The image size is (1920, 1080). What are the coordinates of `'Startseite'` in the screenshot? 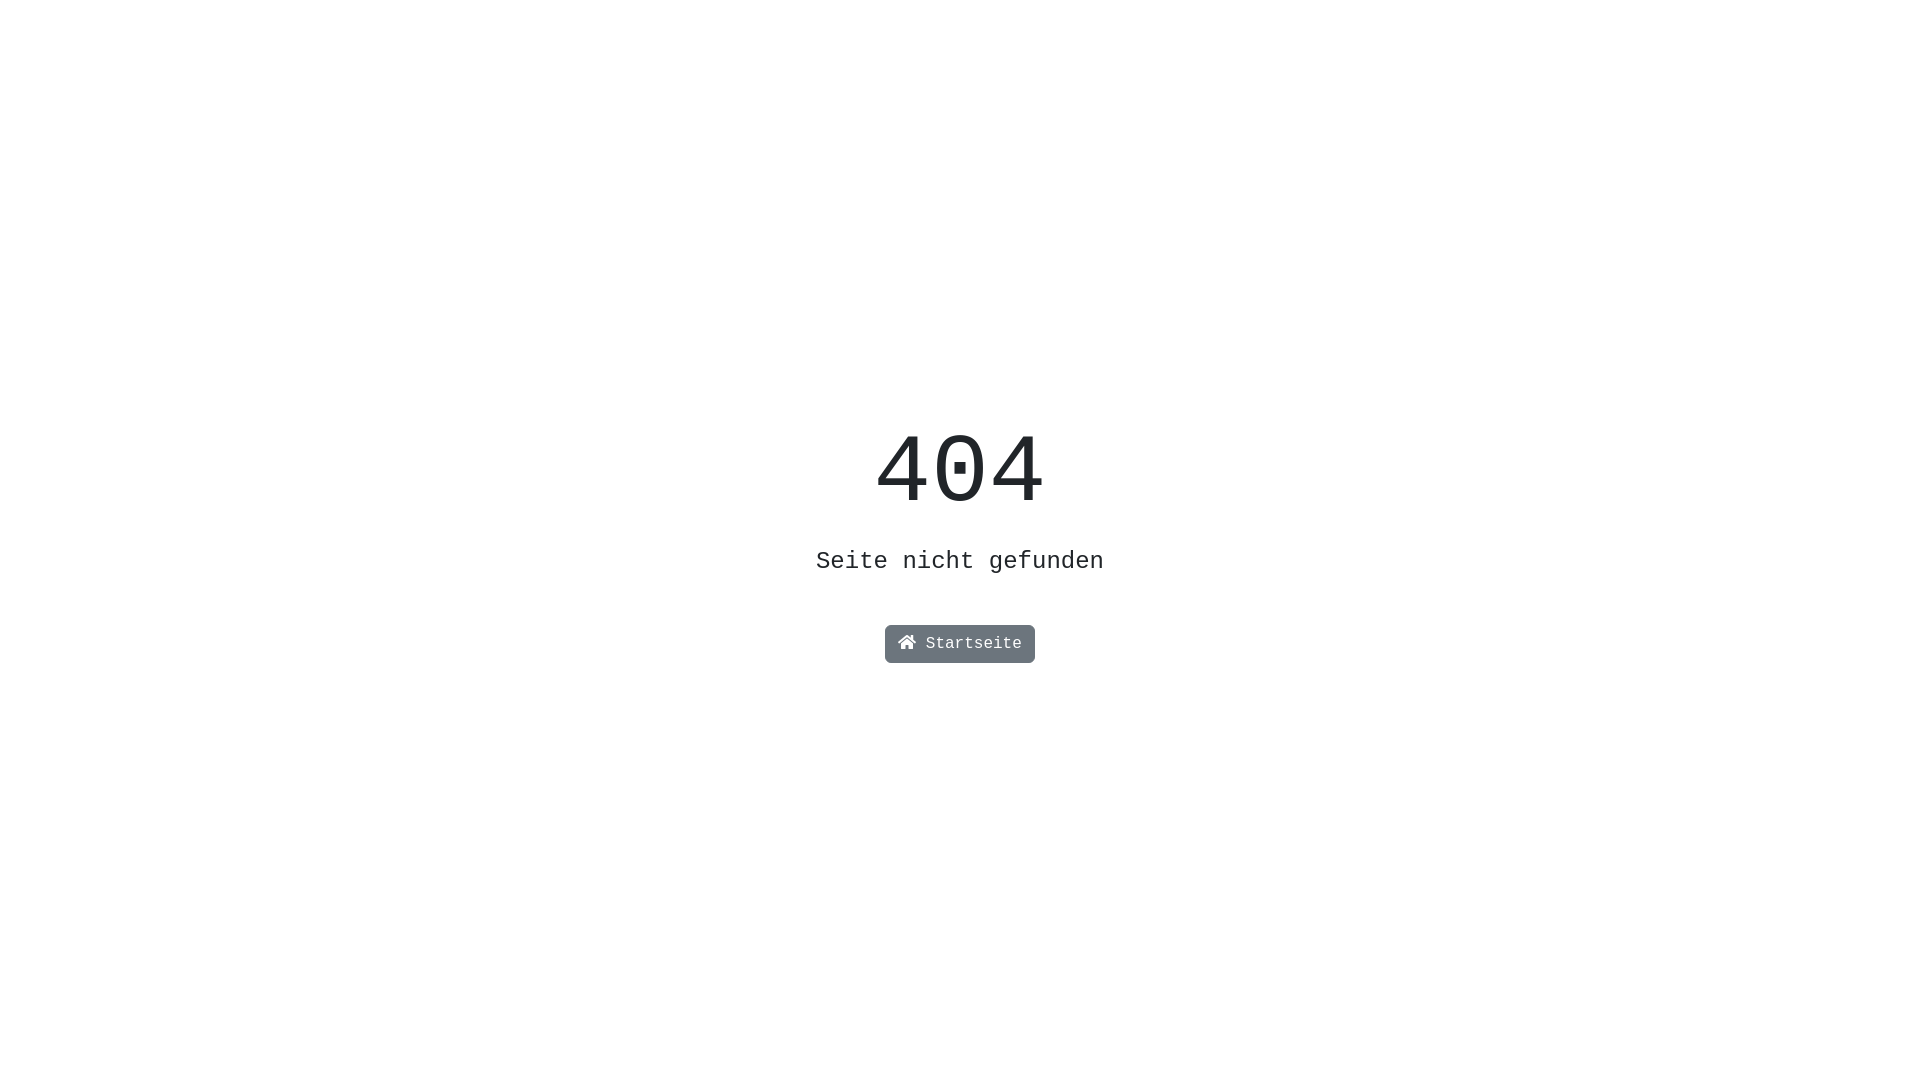 It's located at (960, 644).